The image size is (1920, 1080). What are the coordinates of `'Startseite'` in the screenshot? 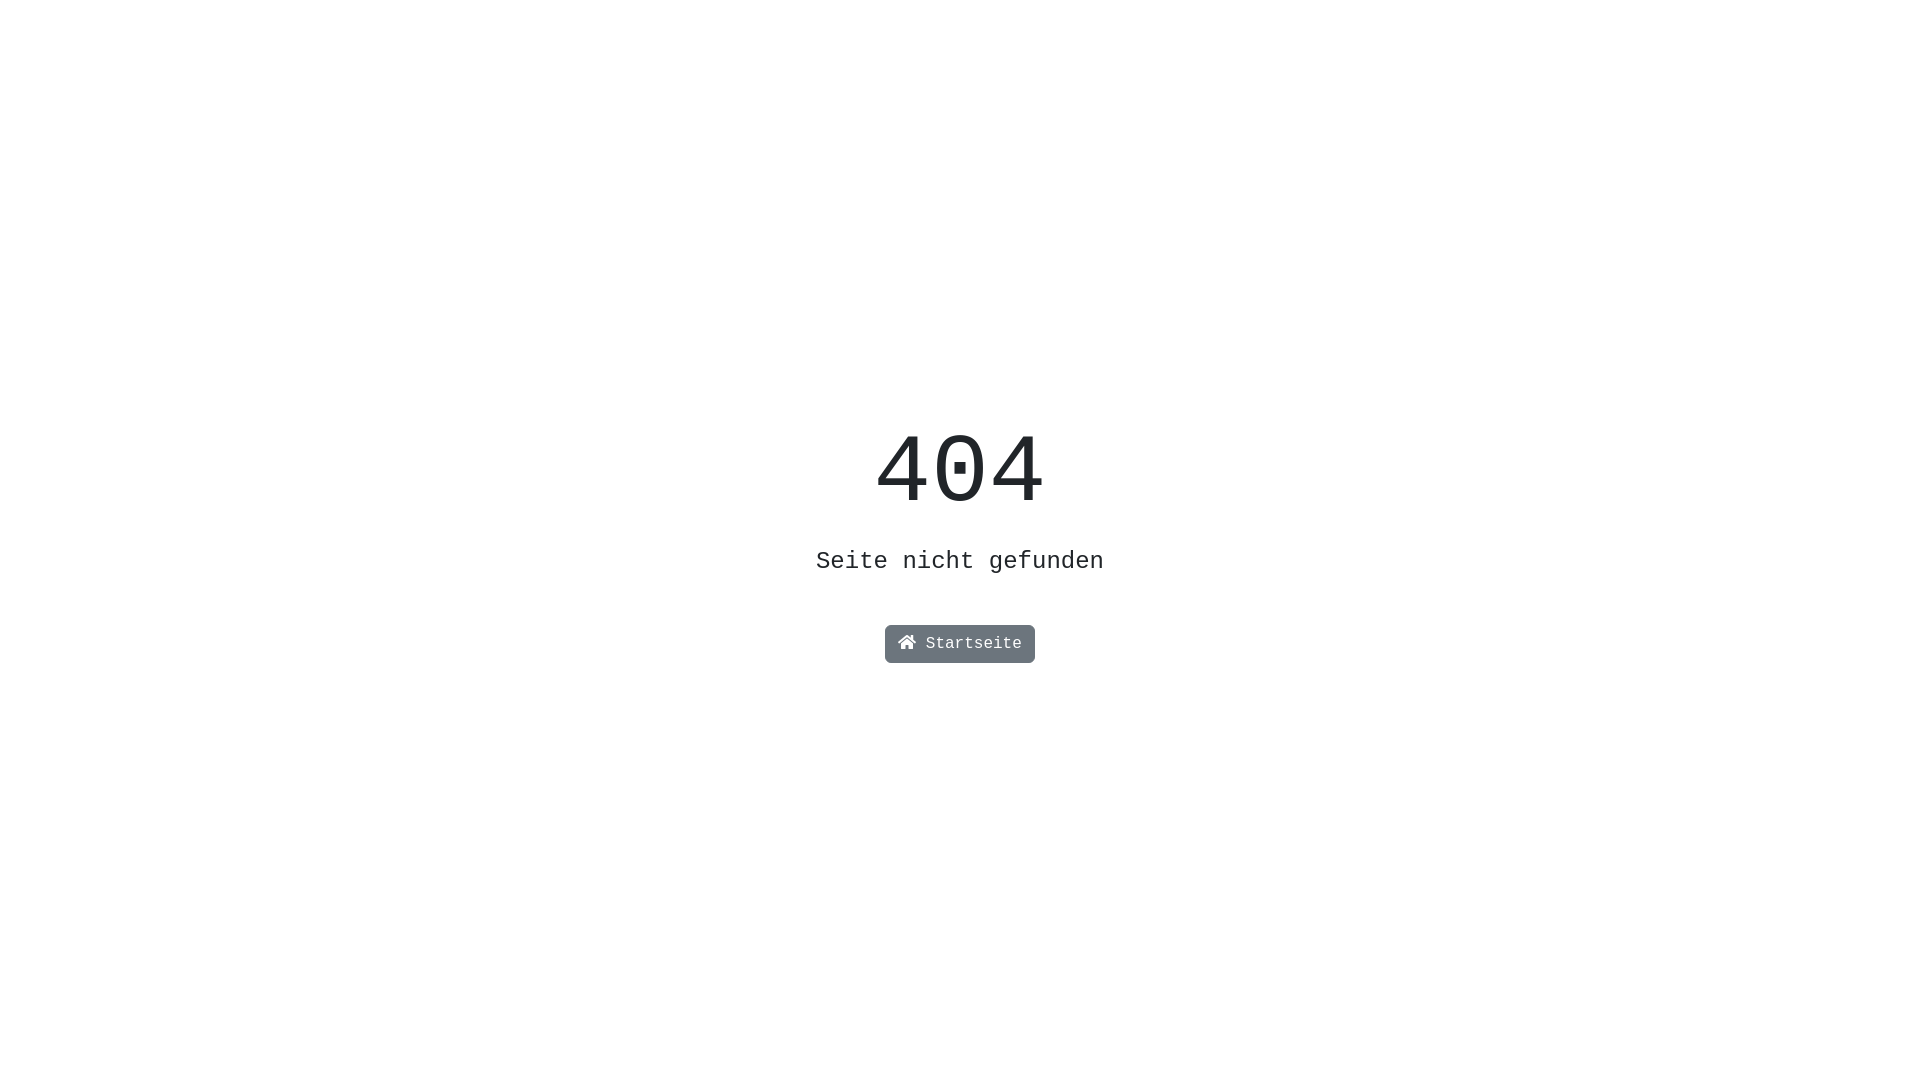 It's located at (960, 644).